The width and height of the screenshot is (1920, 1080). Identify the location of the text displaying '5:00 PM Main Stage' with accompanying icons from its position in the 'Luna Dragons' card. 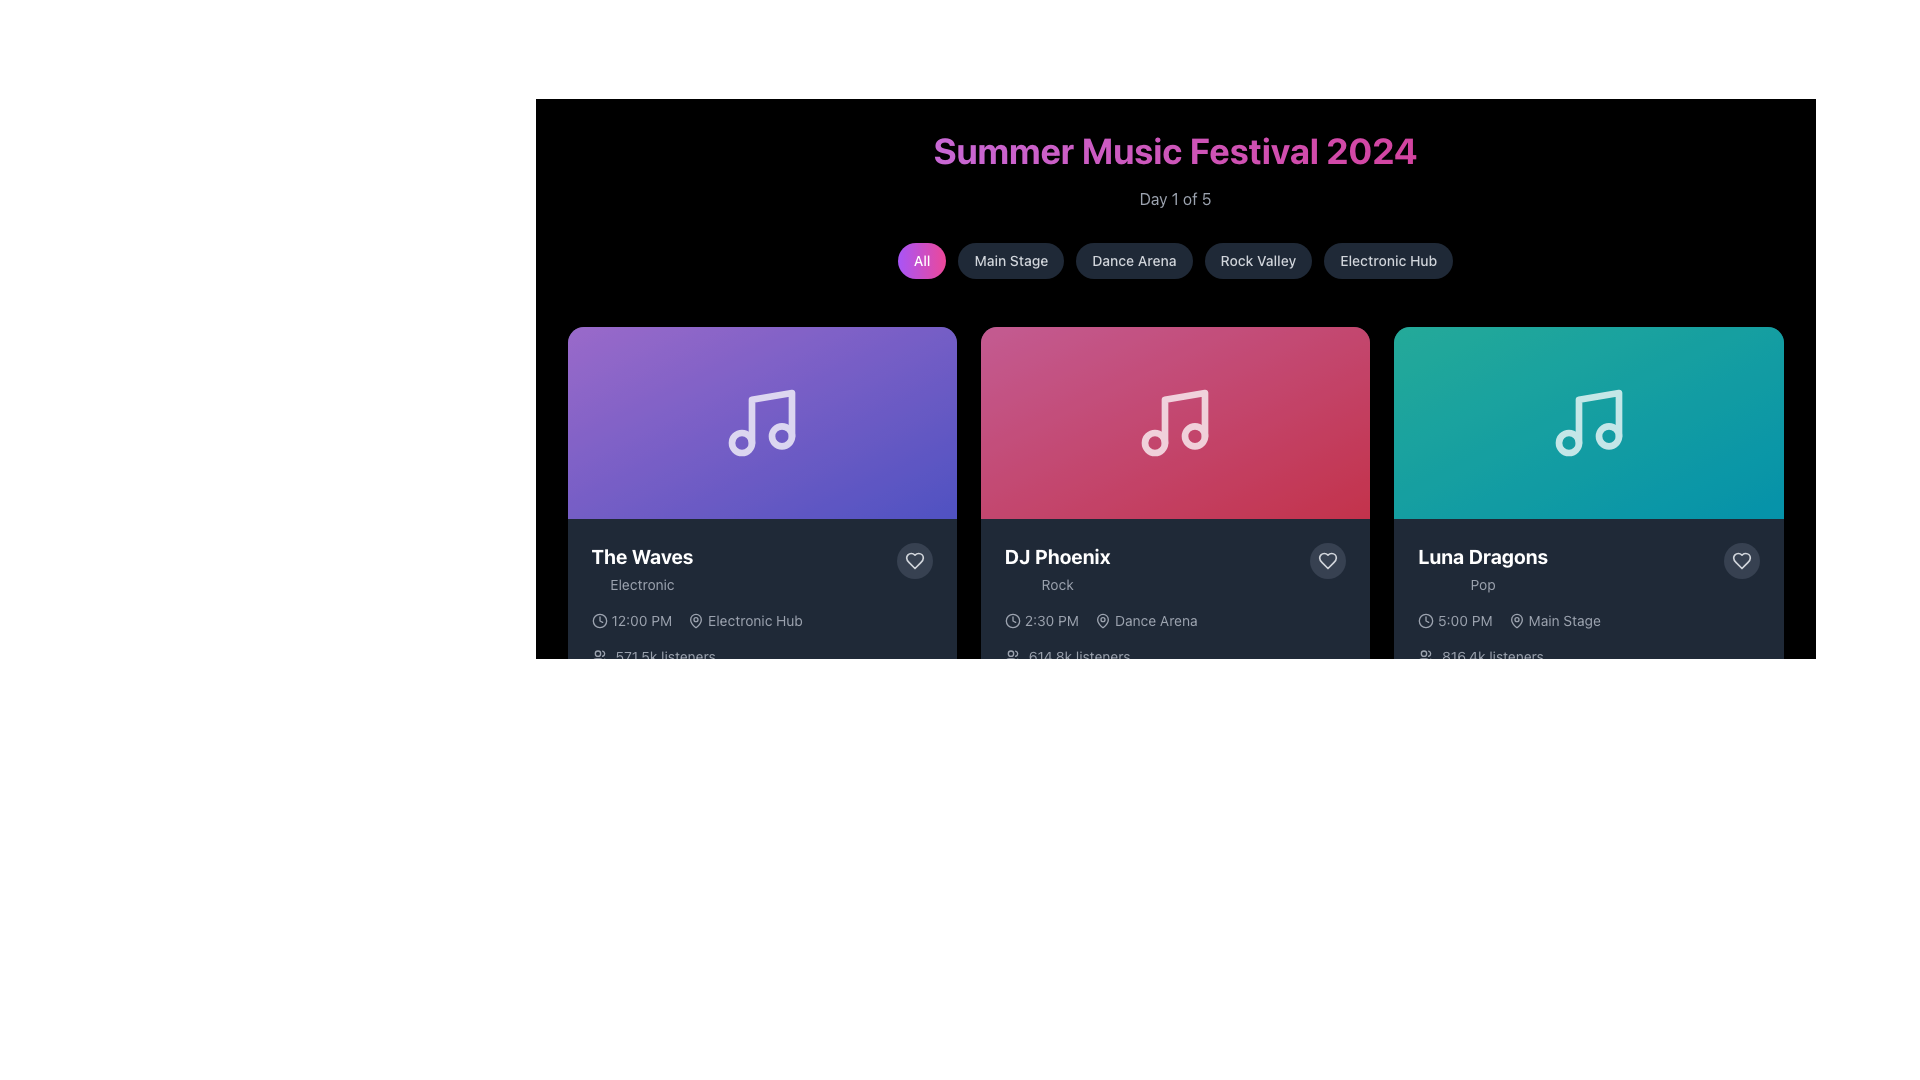
(1587, 620).